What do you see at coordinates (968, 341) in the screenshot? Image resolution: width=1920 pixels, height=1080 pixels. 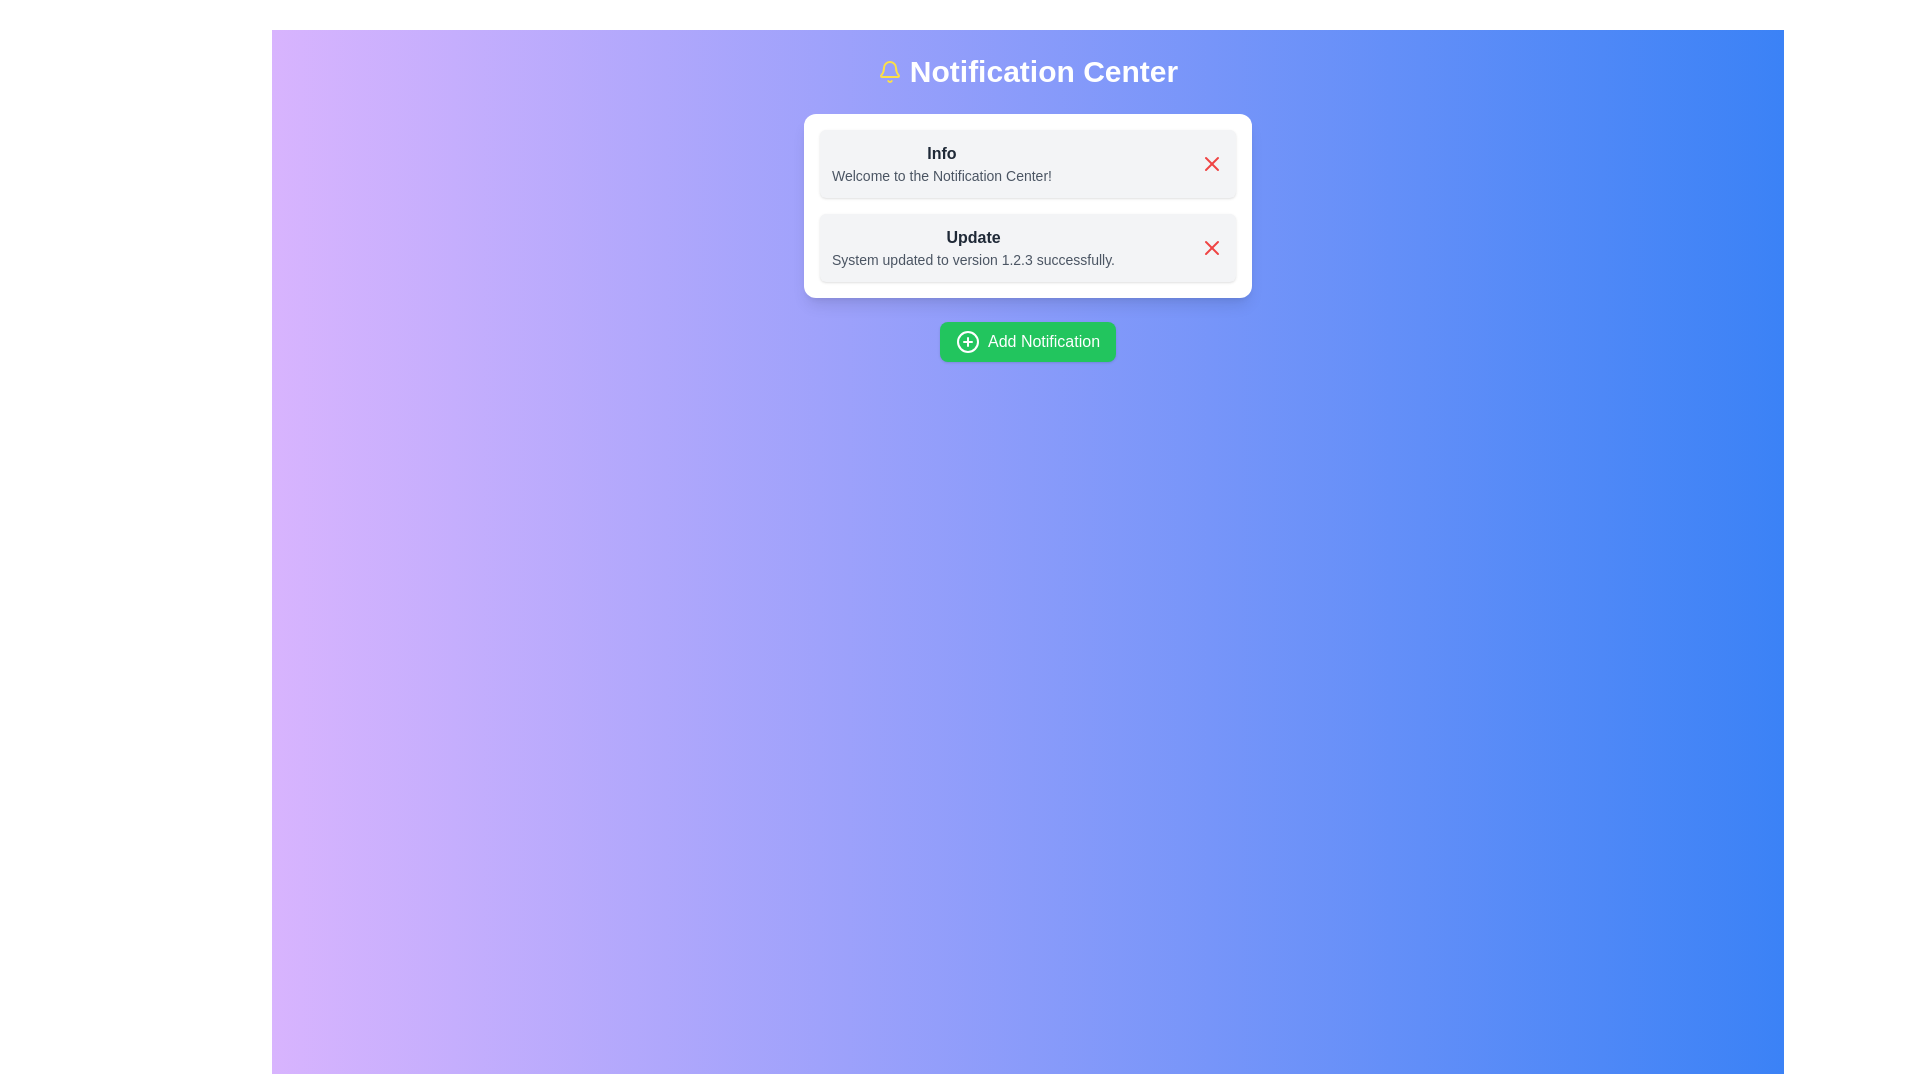 I see `the SVG Circle that represents the border of the plus icon within the 'Add Notification' button, located at the center of the button` at bounding box center [968, 341].